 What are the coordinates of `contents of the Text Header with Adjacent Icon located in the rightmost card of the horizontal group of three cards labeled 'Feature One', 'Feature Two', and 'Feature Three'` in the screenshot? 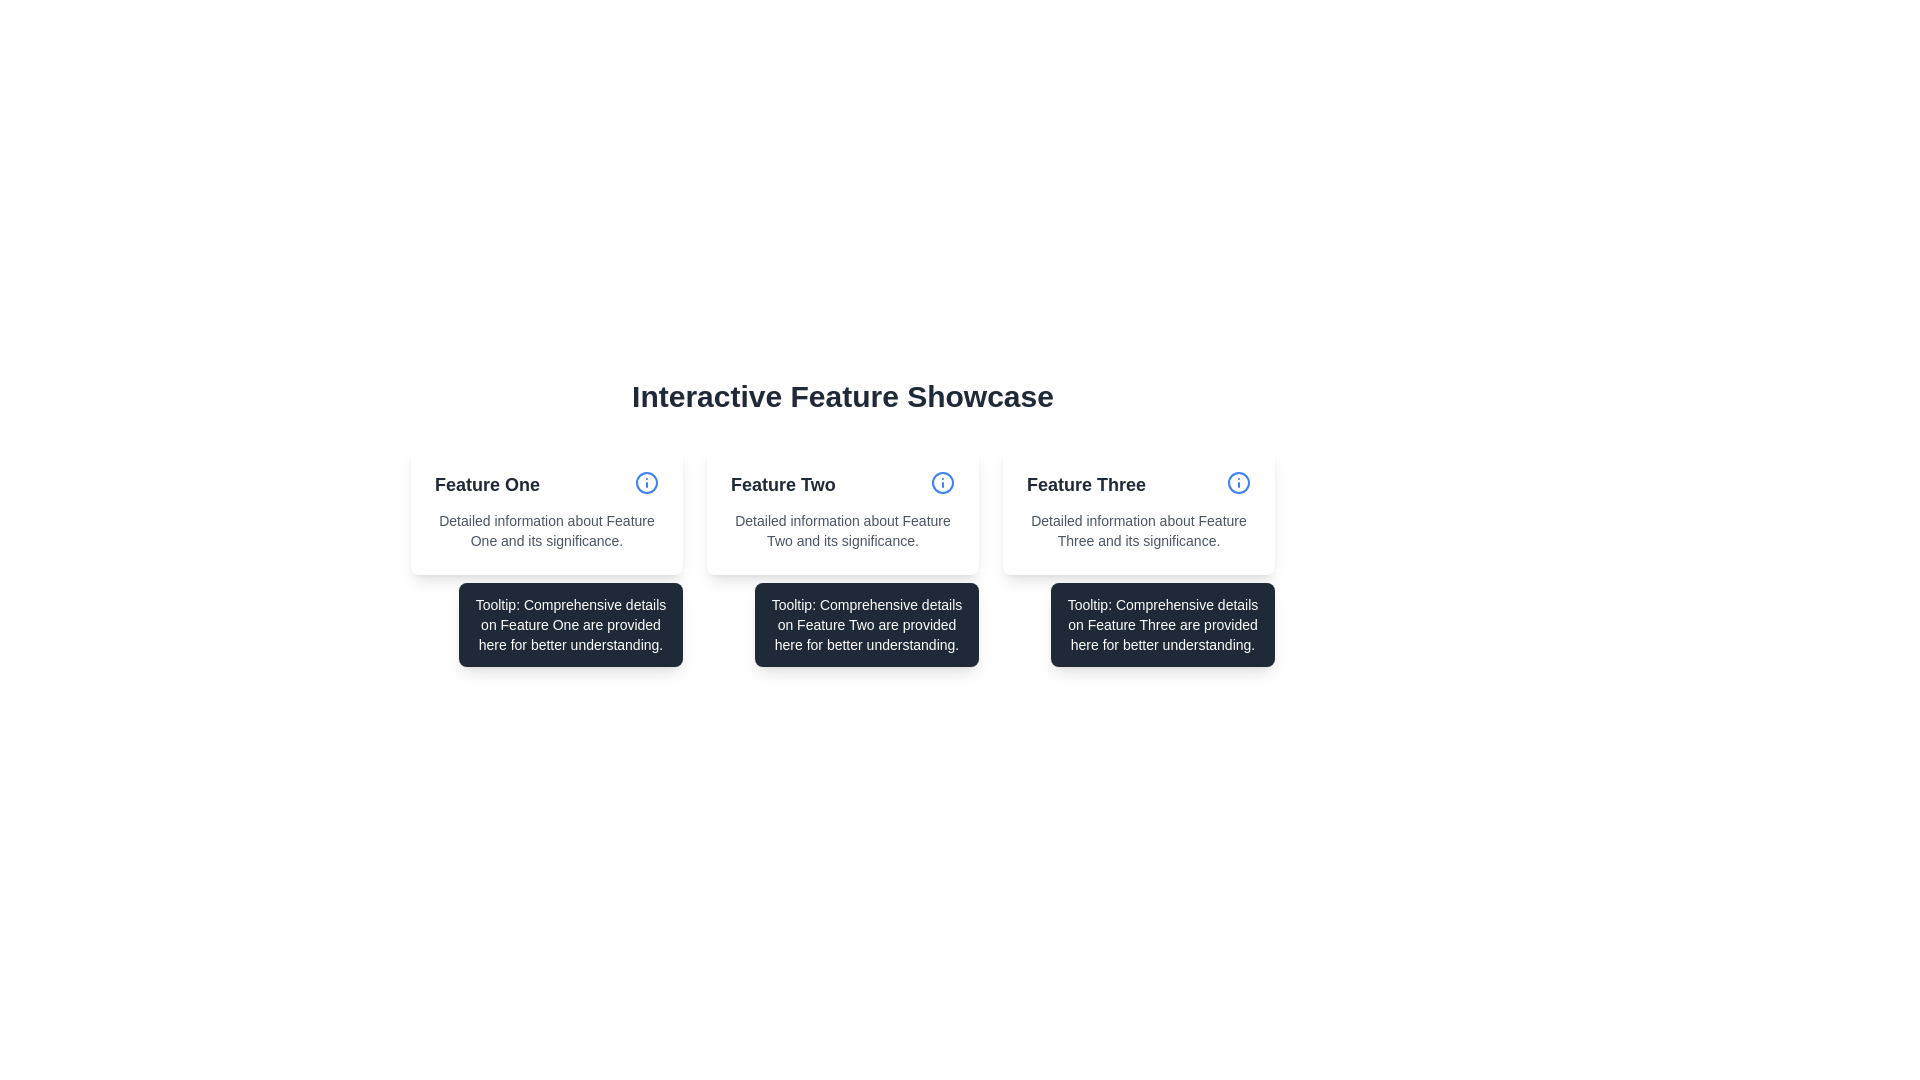 It's located at (1138, 485).